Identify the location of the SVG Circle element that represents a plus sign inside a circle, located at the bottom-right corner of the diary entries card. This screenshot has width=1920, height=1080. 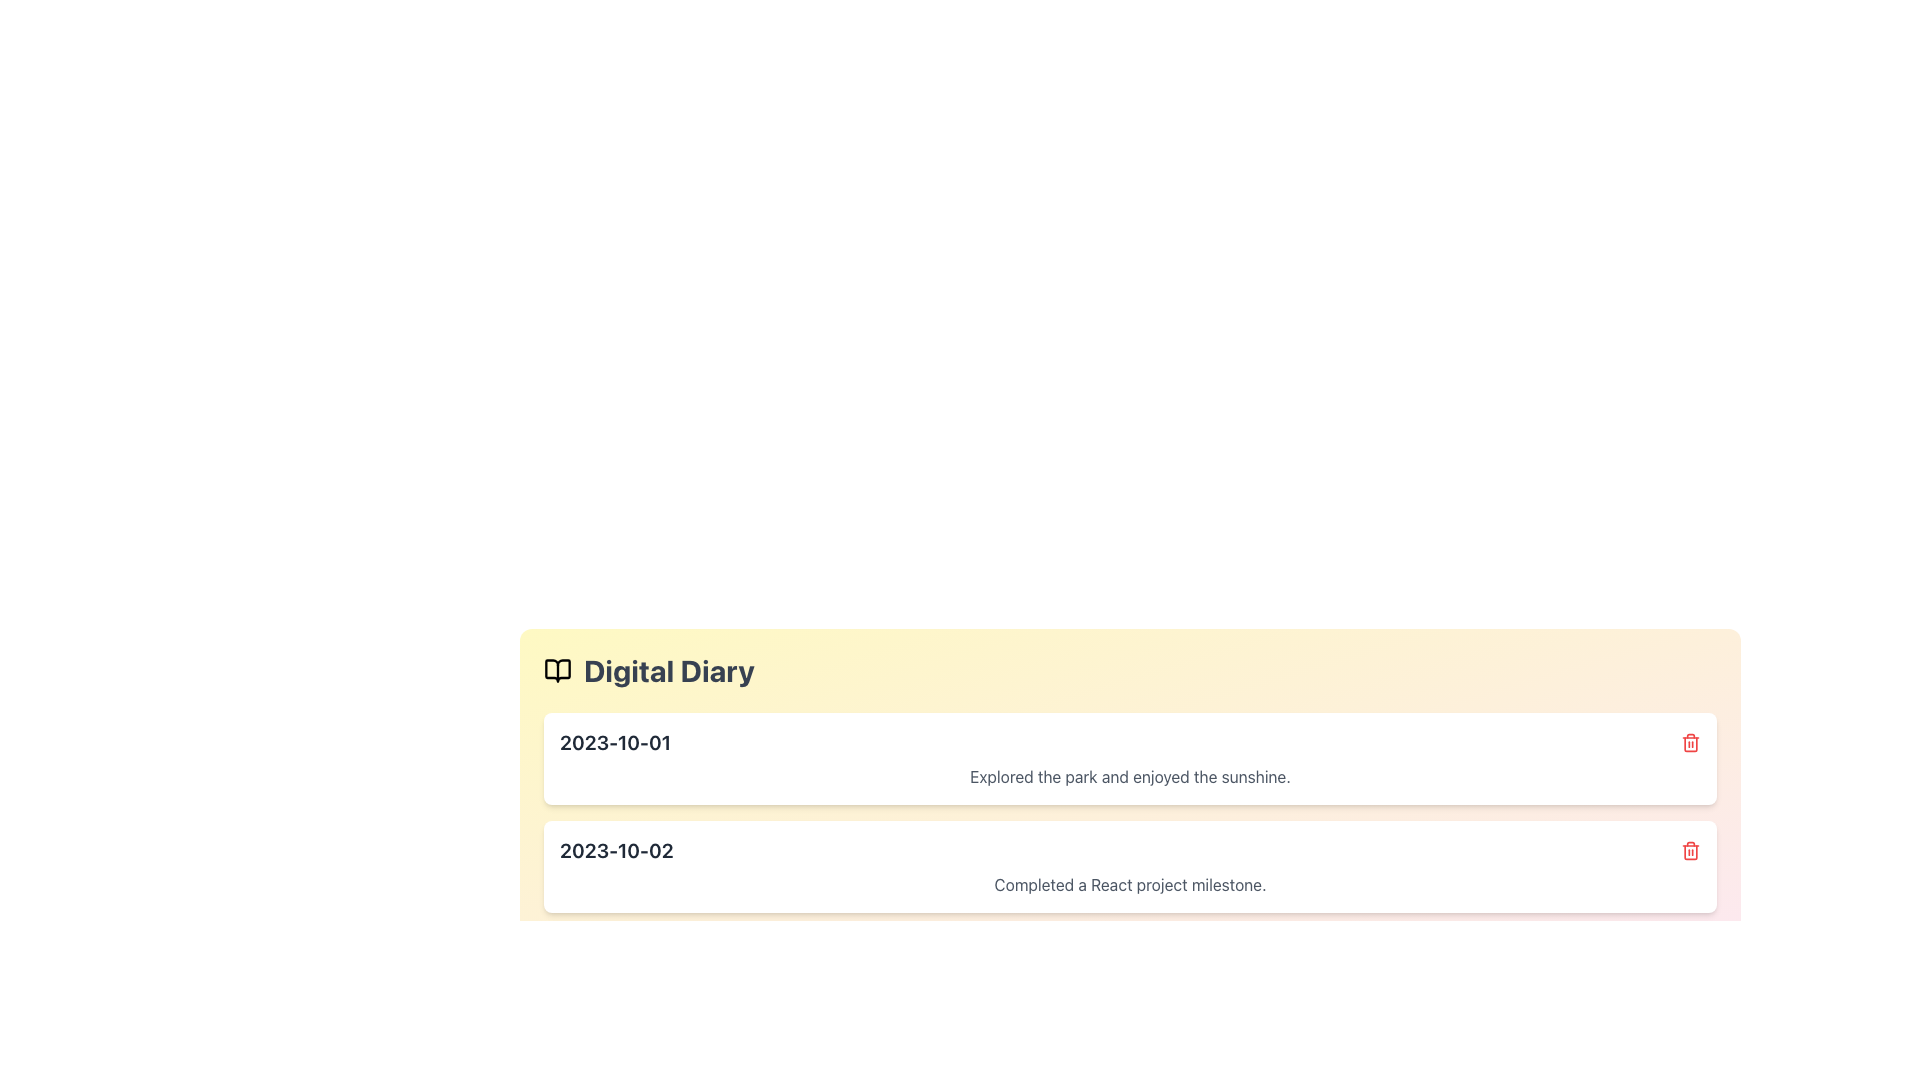
(1689, 948).